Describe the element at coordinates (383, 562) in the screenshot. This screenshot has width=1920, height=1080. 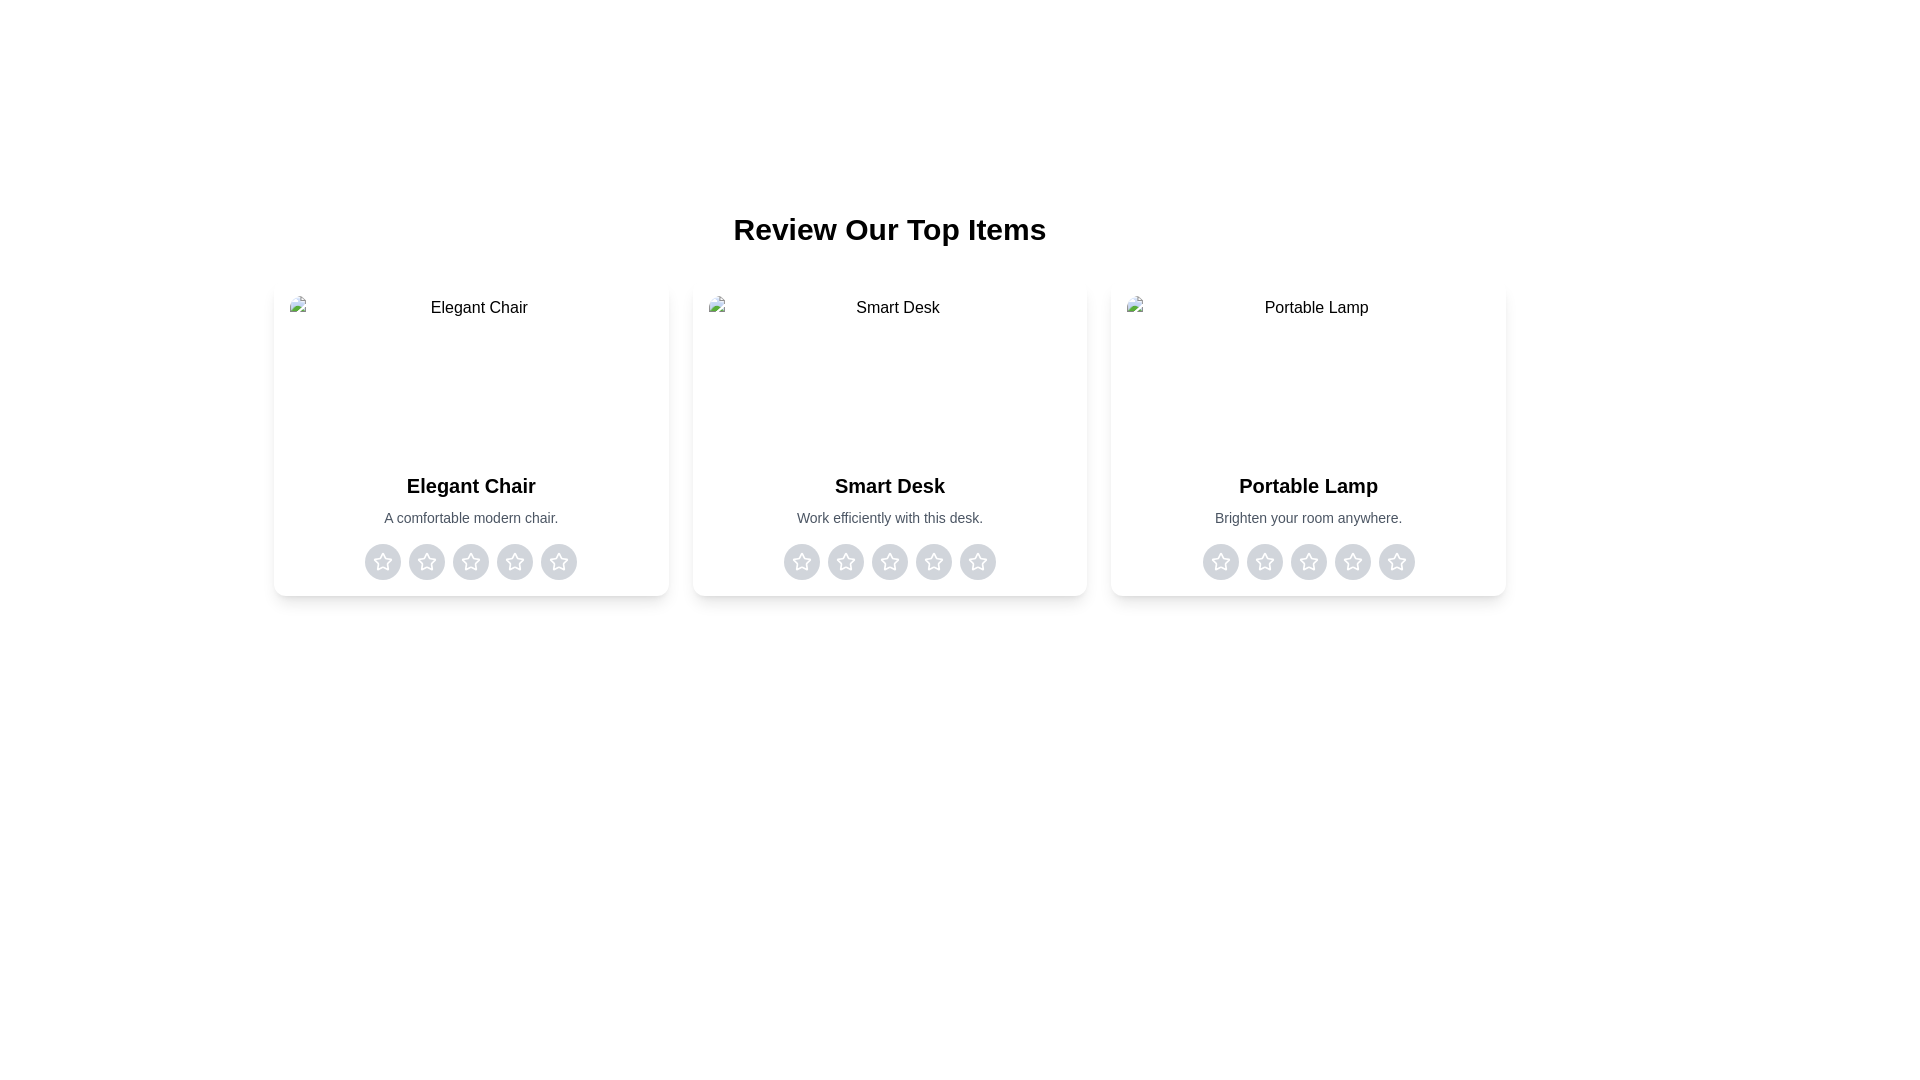
I see `the rating for the item 'Elegant Chair' to 1 stars` at that location.